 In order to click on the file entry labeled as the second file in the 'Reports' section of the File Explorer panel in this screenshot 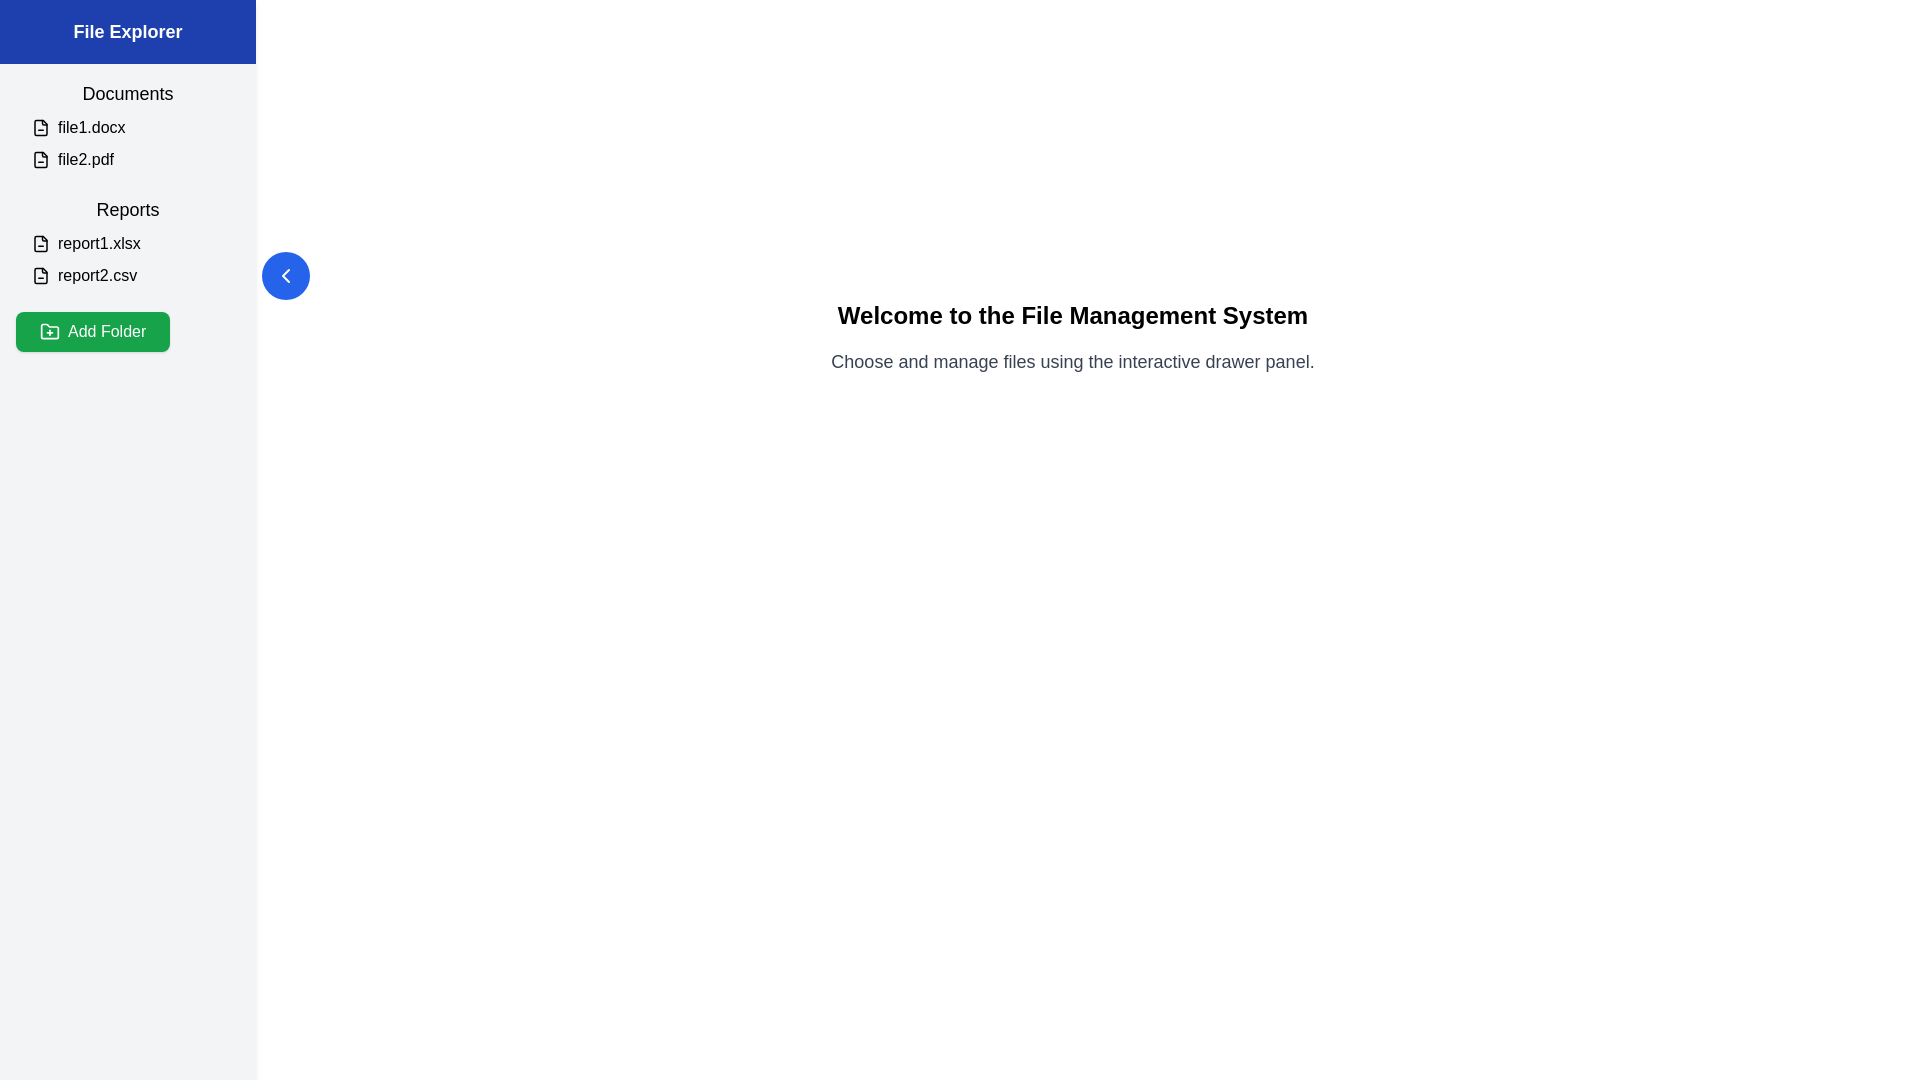, I will do `click(134, 276)`.